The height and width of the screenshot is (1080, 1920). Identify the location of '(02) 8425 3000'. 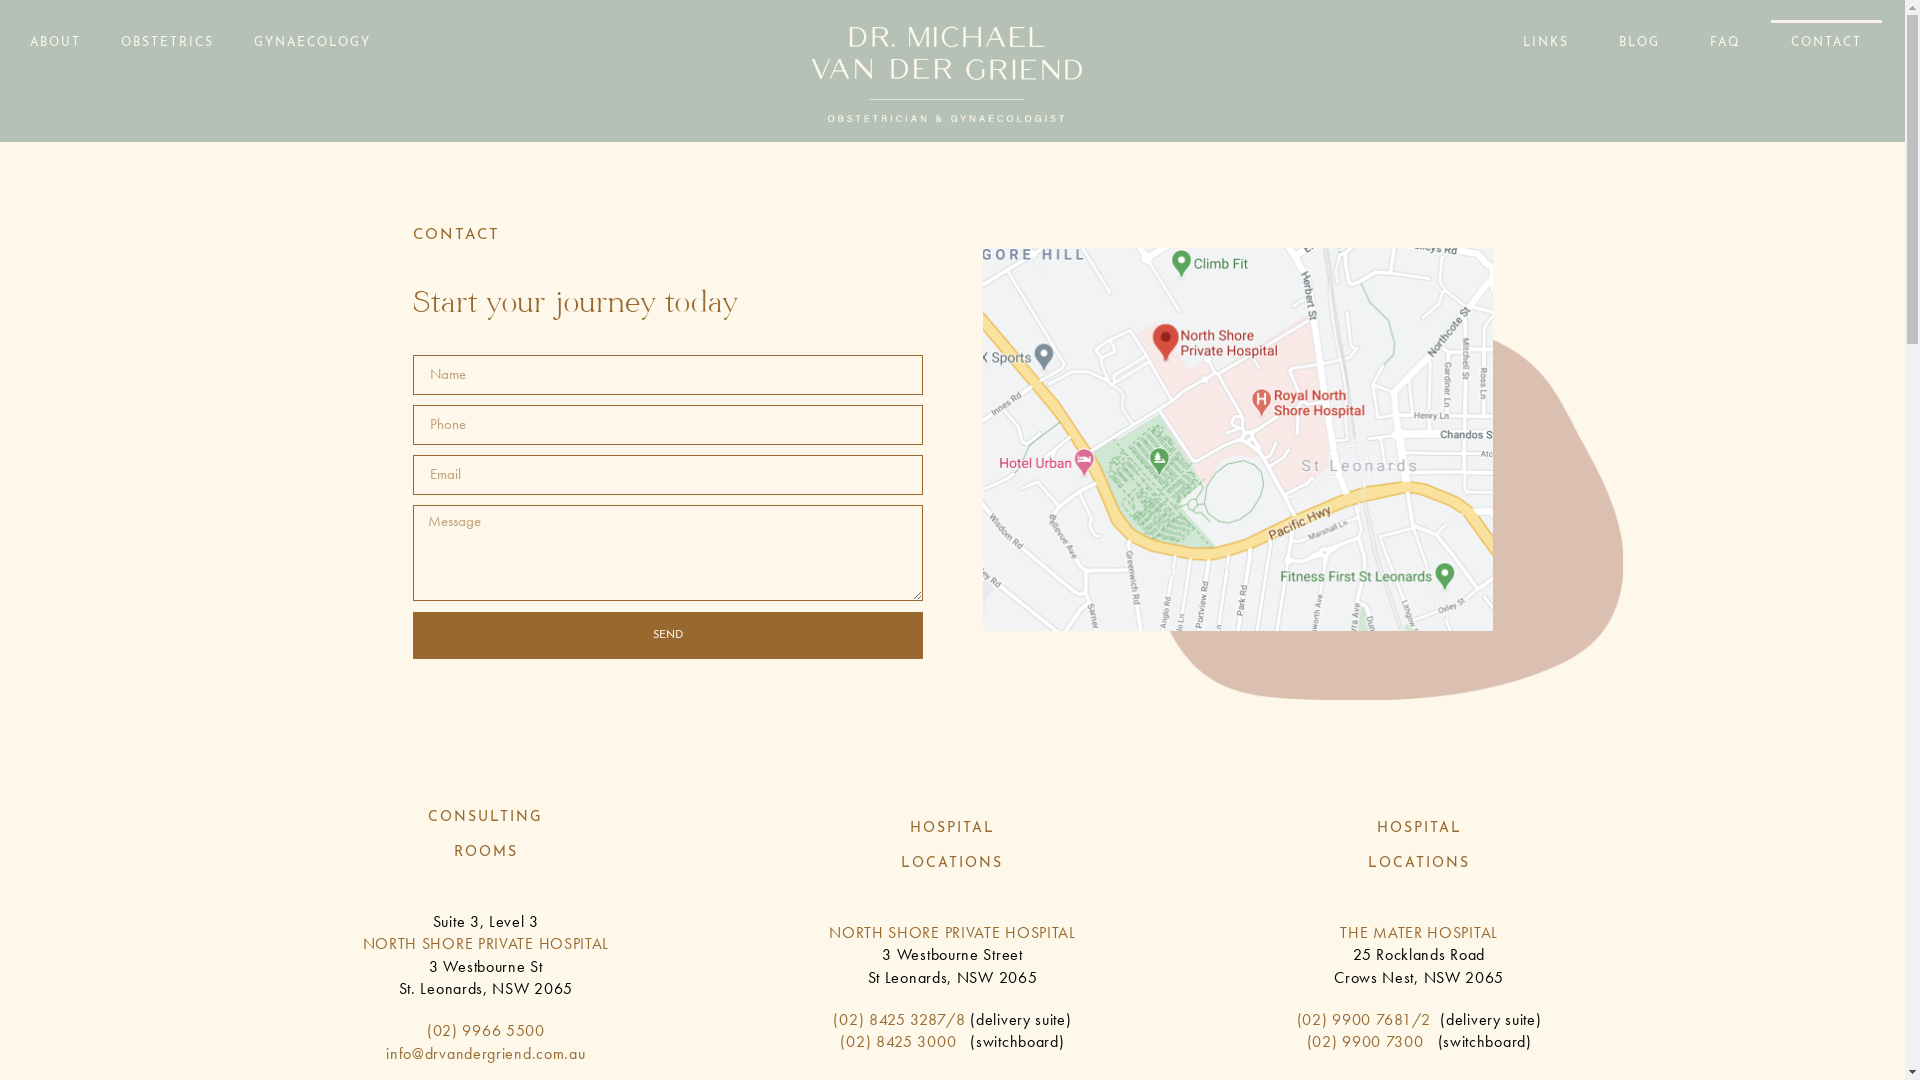
(896, 1040).